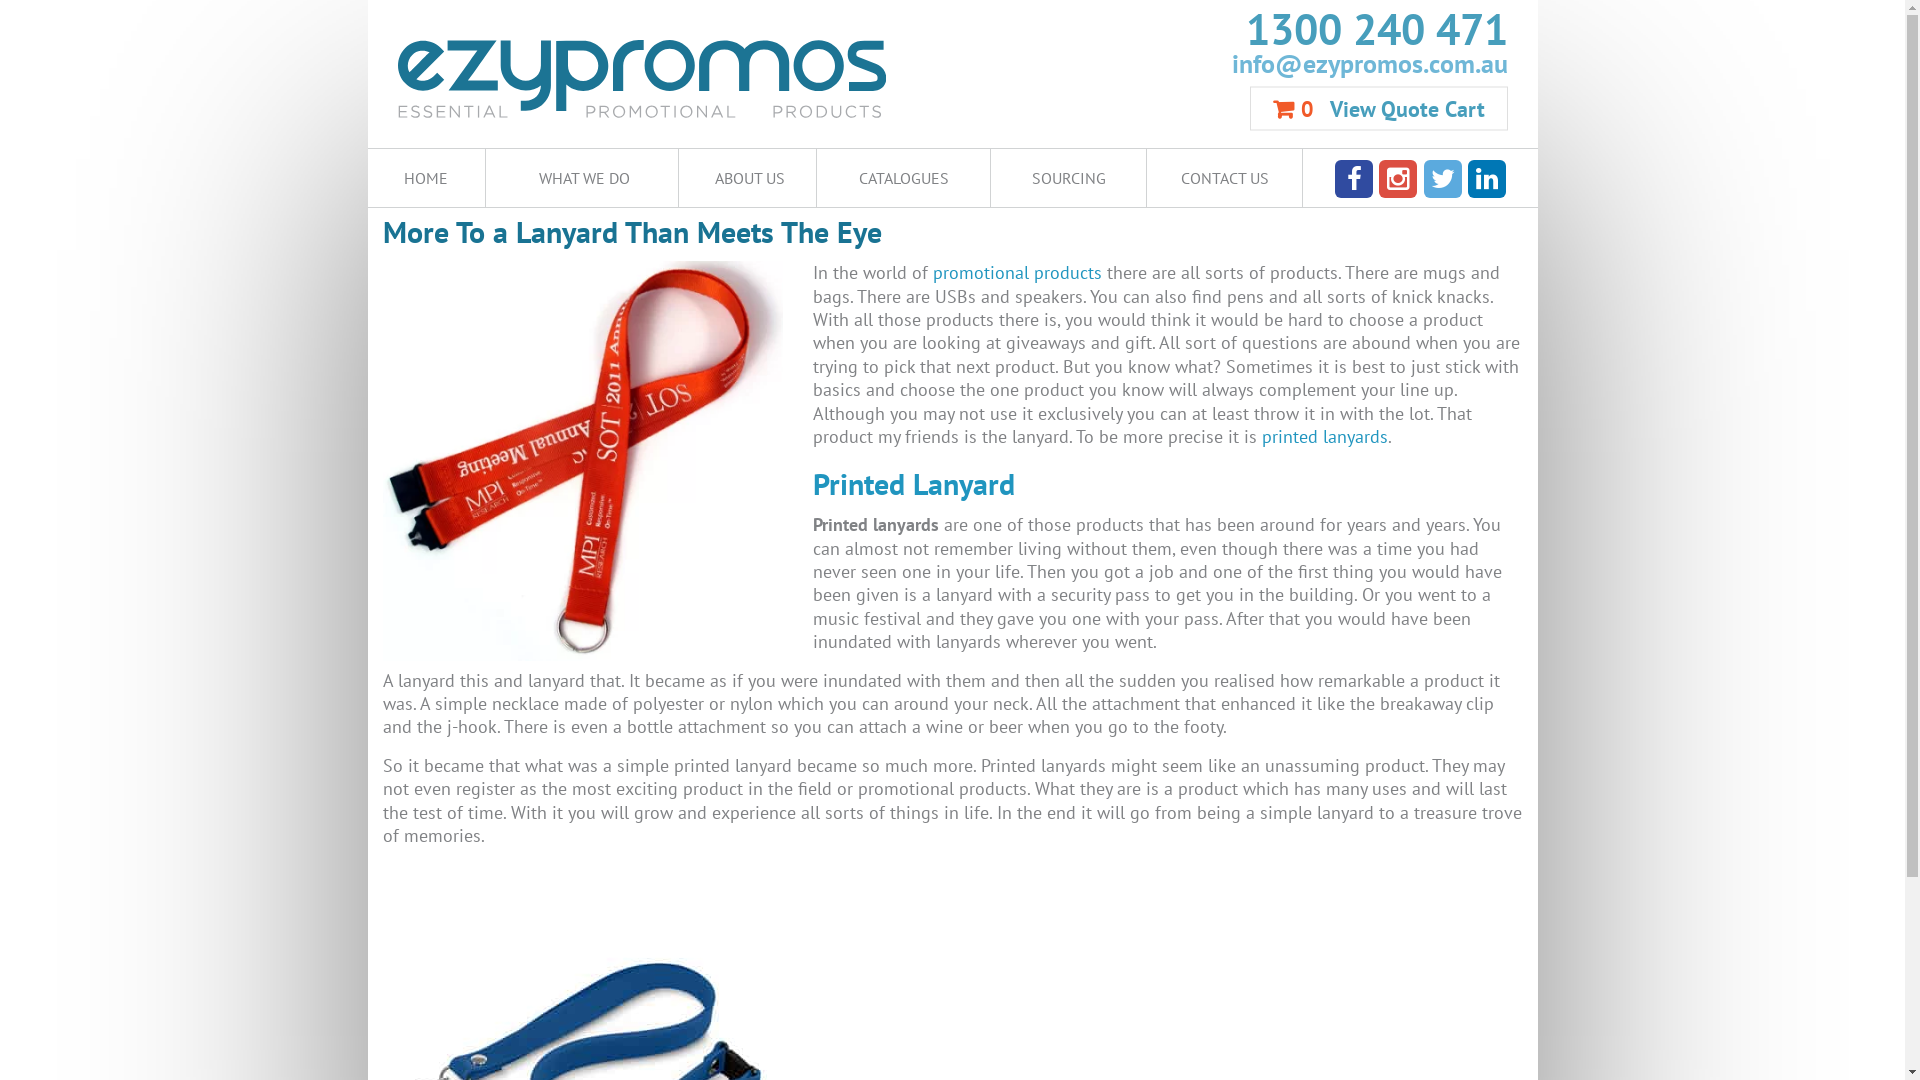 The image size is (1920, 1080). I want to click on 'ABOUT US', so click(746, 176).